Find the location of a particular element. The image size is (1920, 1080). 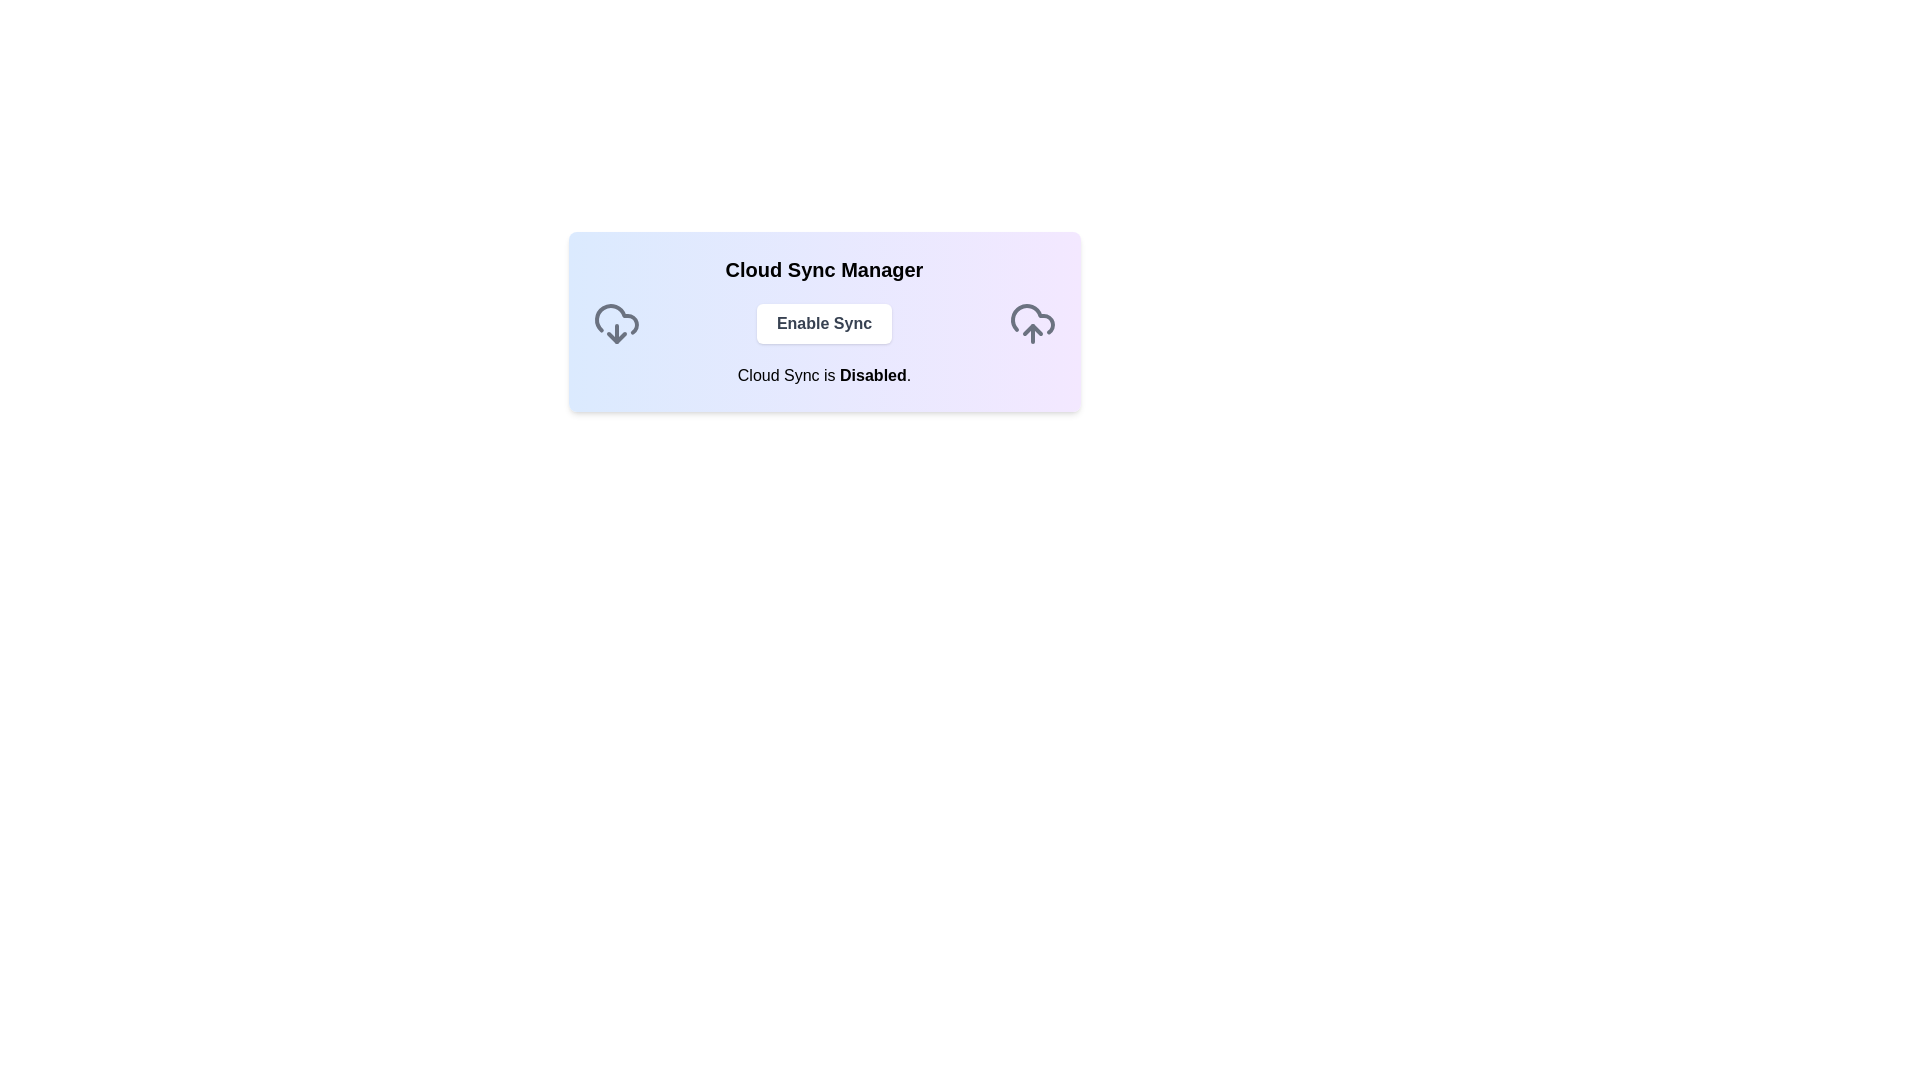

the 'Enable Sync' button to toggle the sync status is located at coordinates (824, 323).